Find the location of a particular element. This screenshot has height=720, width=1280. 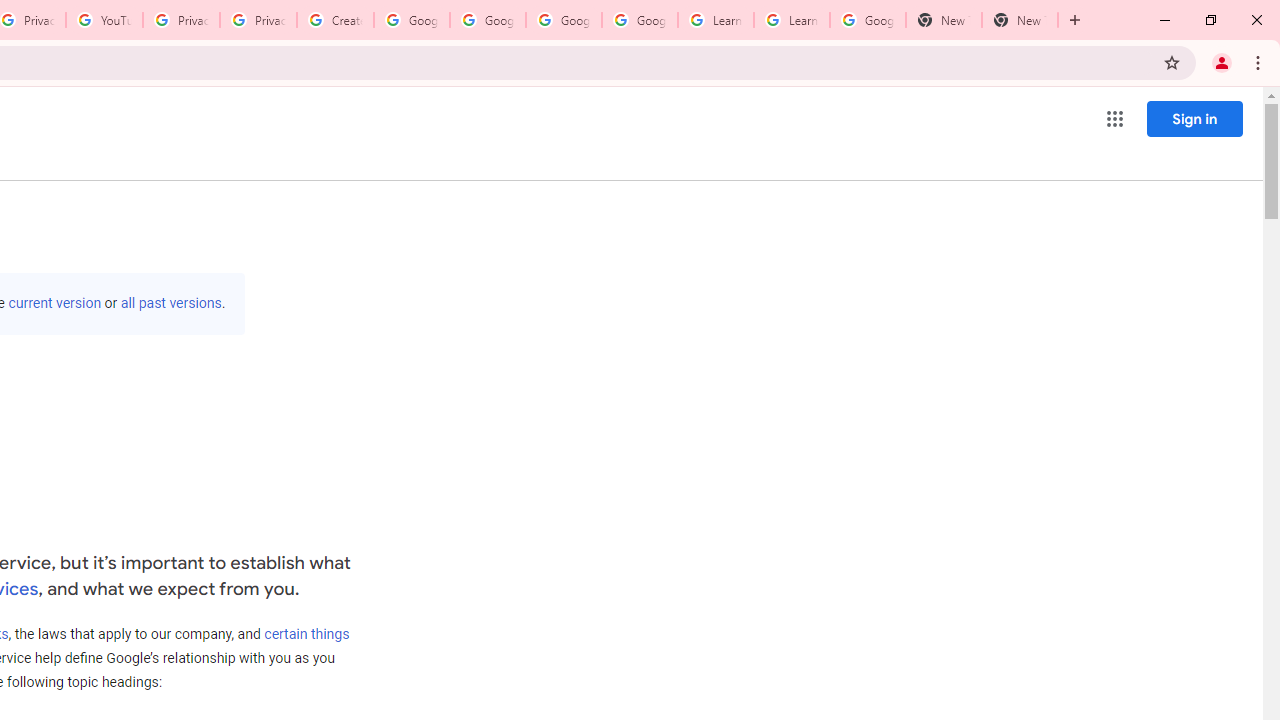

'YouTube' is located at coordinates (103, 20).